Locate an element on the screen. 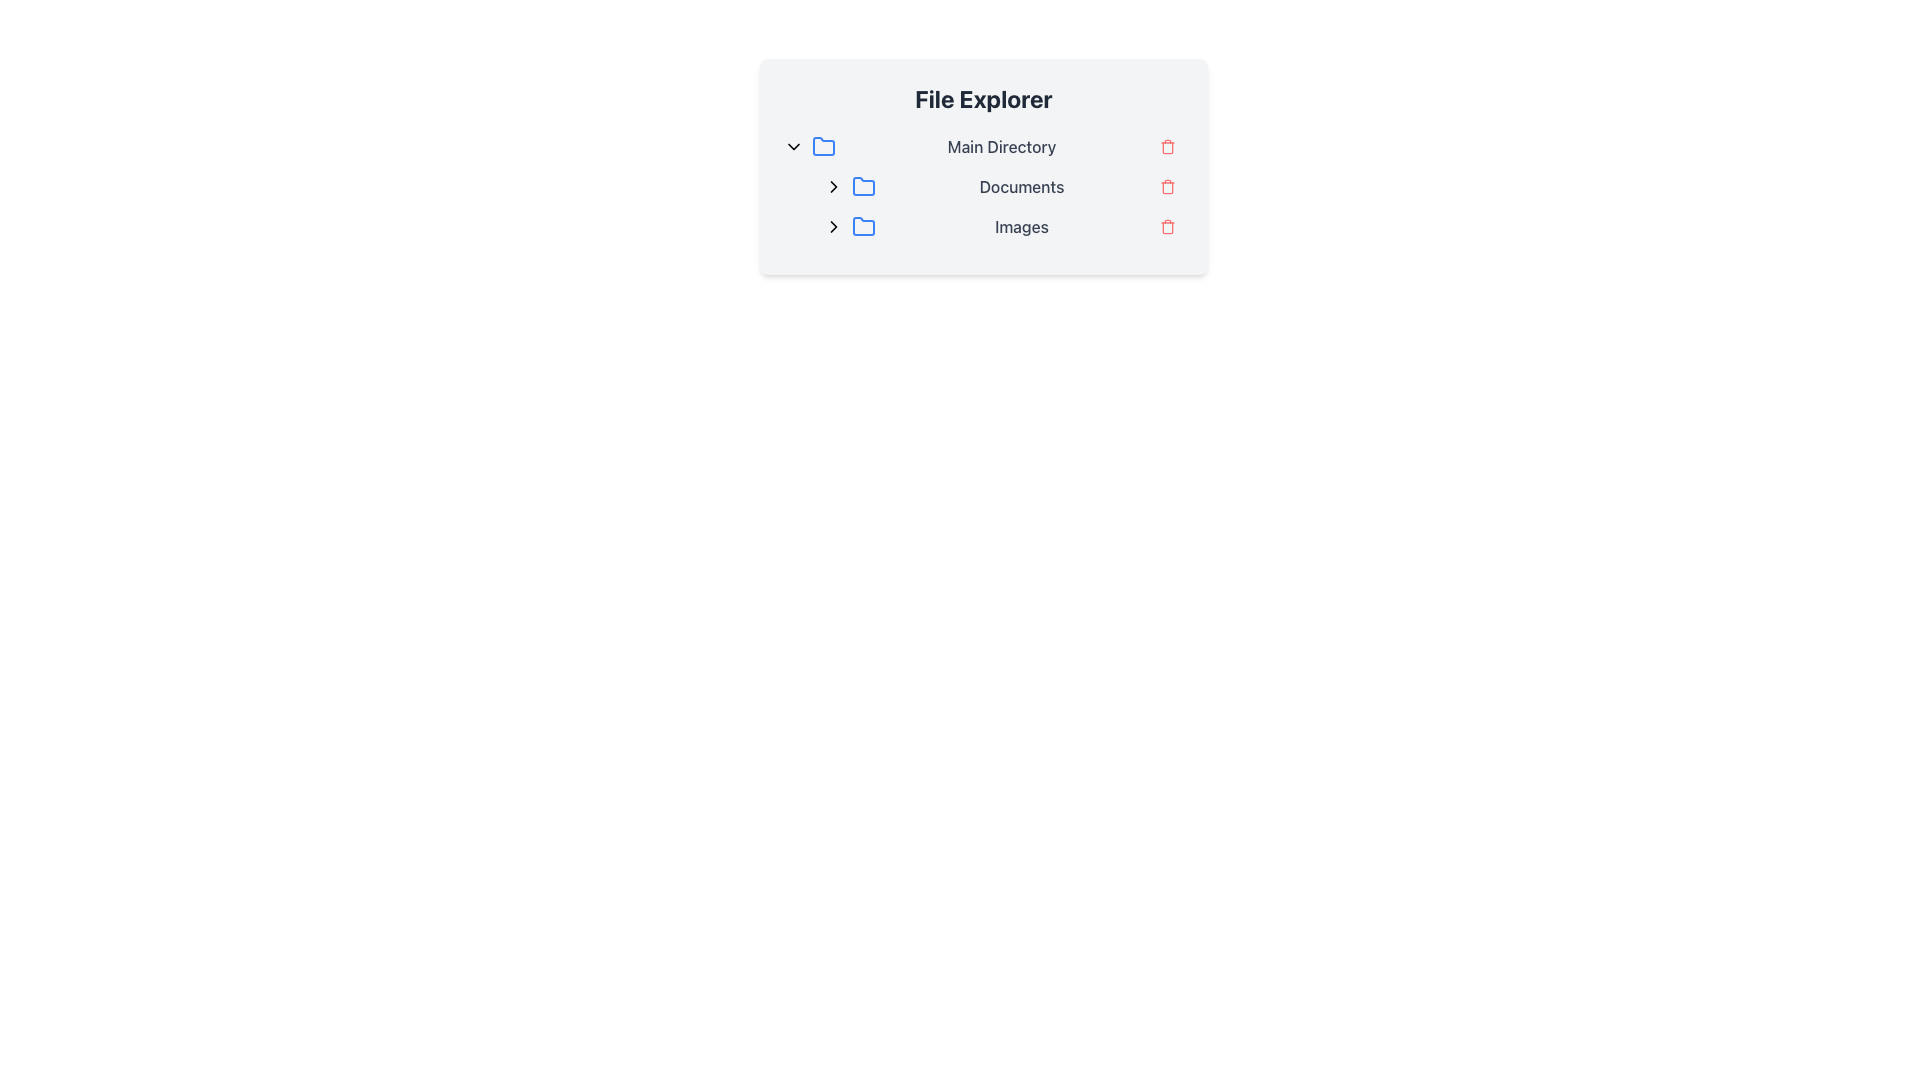 The image size is (1920, 1080). to select the 'Documents' folder, which is the second folder listing in the file explorer interface, featuring a blue folder icon on the left and a red trash icon on the right is located at coordinates (992, 186).